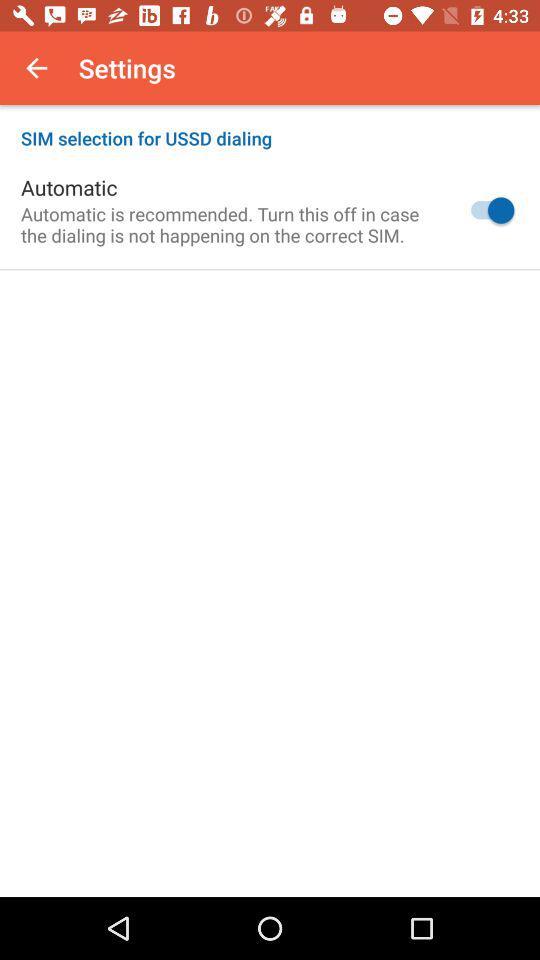  I want to click on sim selection for icon, so click(270, 126).